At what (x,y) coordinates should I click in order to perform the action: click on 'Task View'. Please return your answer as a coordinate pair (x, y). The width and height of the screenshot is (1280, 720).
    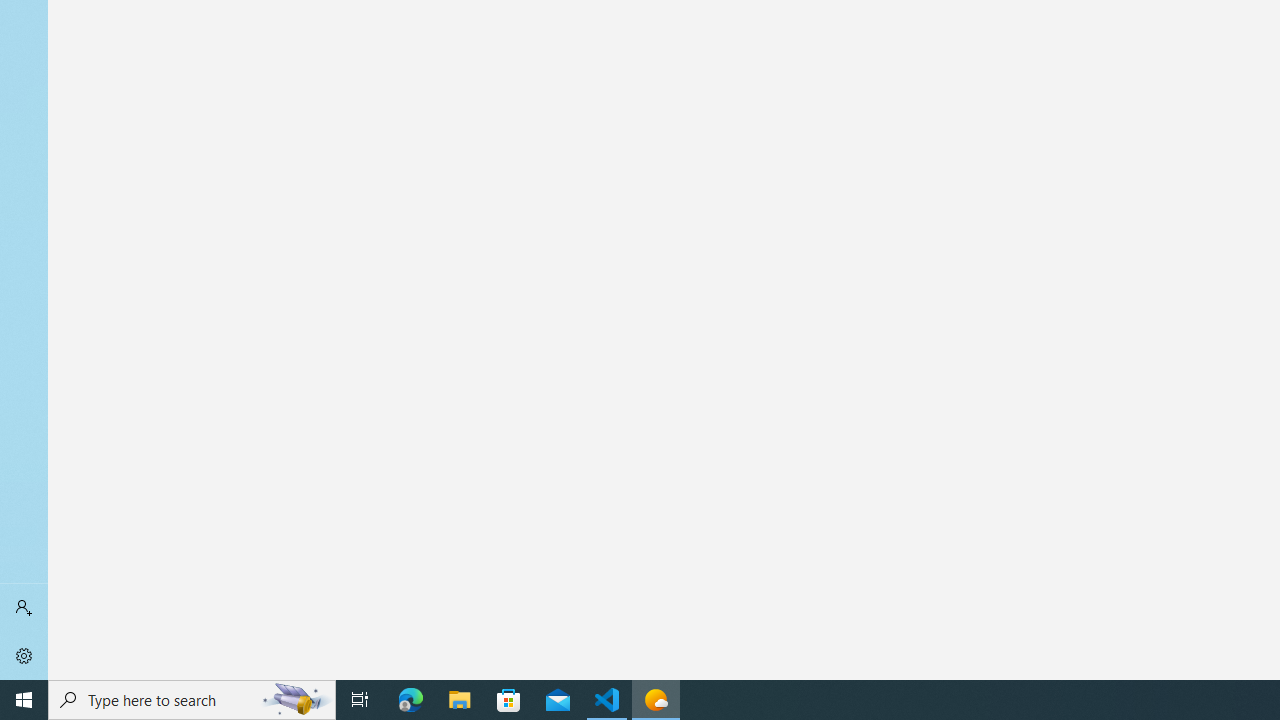
    Looking at the image, I should click on (359, 698).